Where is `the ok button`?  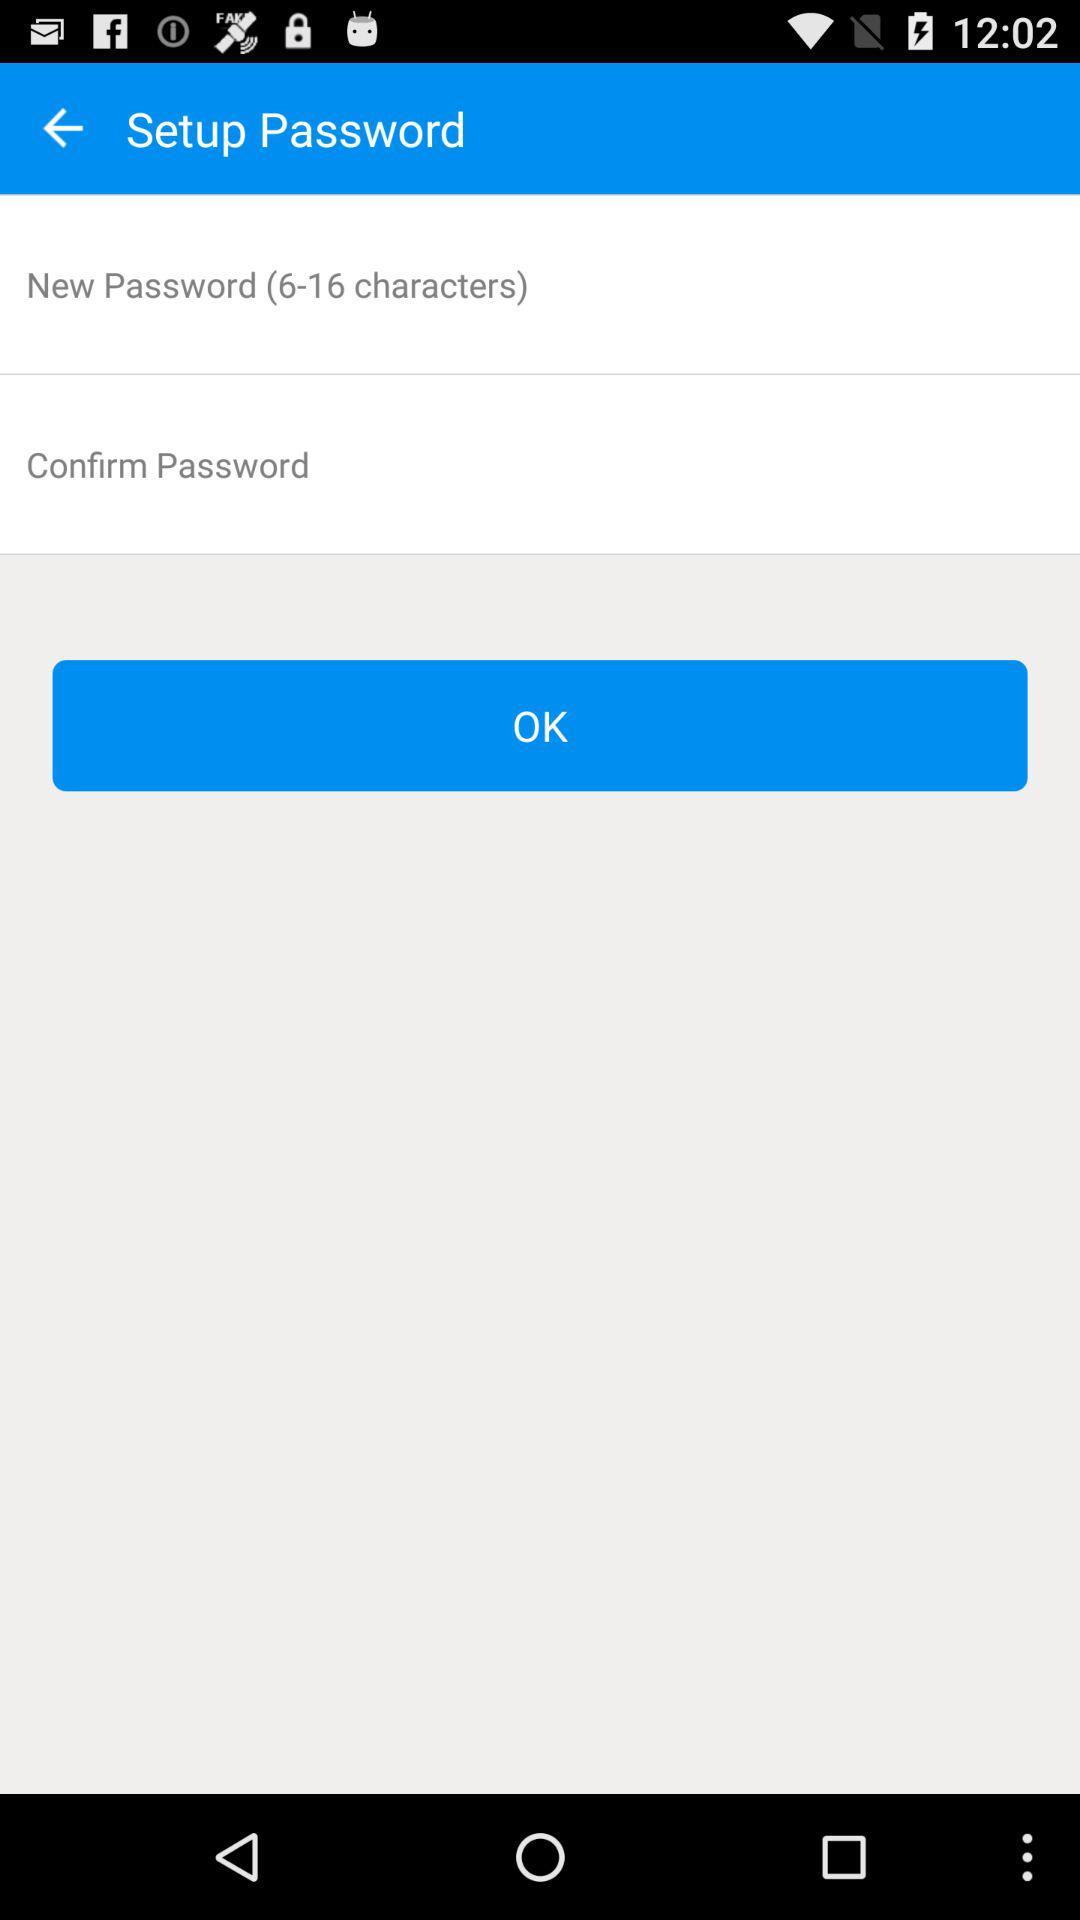
the ok button is located at coordinates (540, 724).